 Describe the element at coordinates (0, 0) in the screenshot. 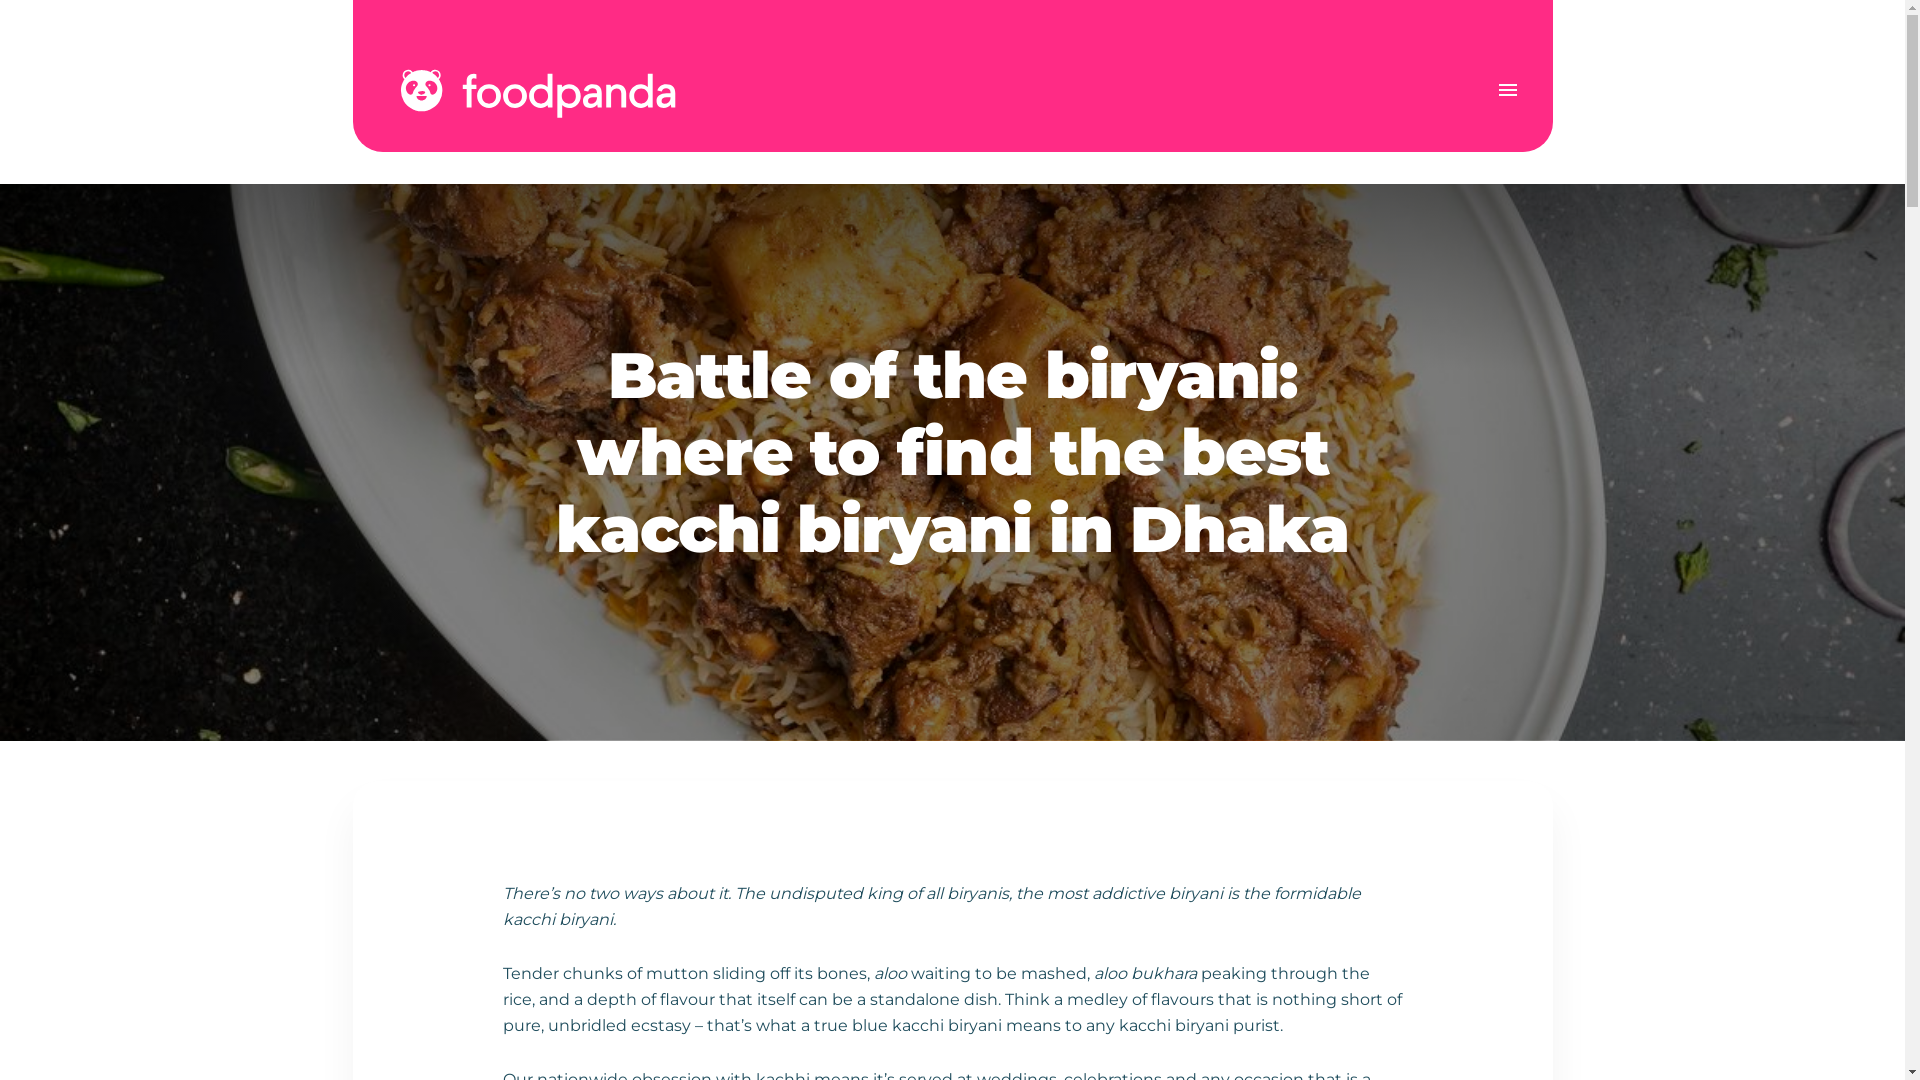

I see `'Skip to content'` at that location.